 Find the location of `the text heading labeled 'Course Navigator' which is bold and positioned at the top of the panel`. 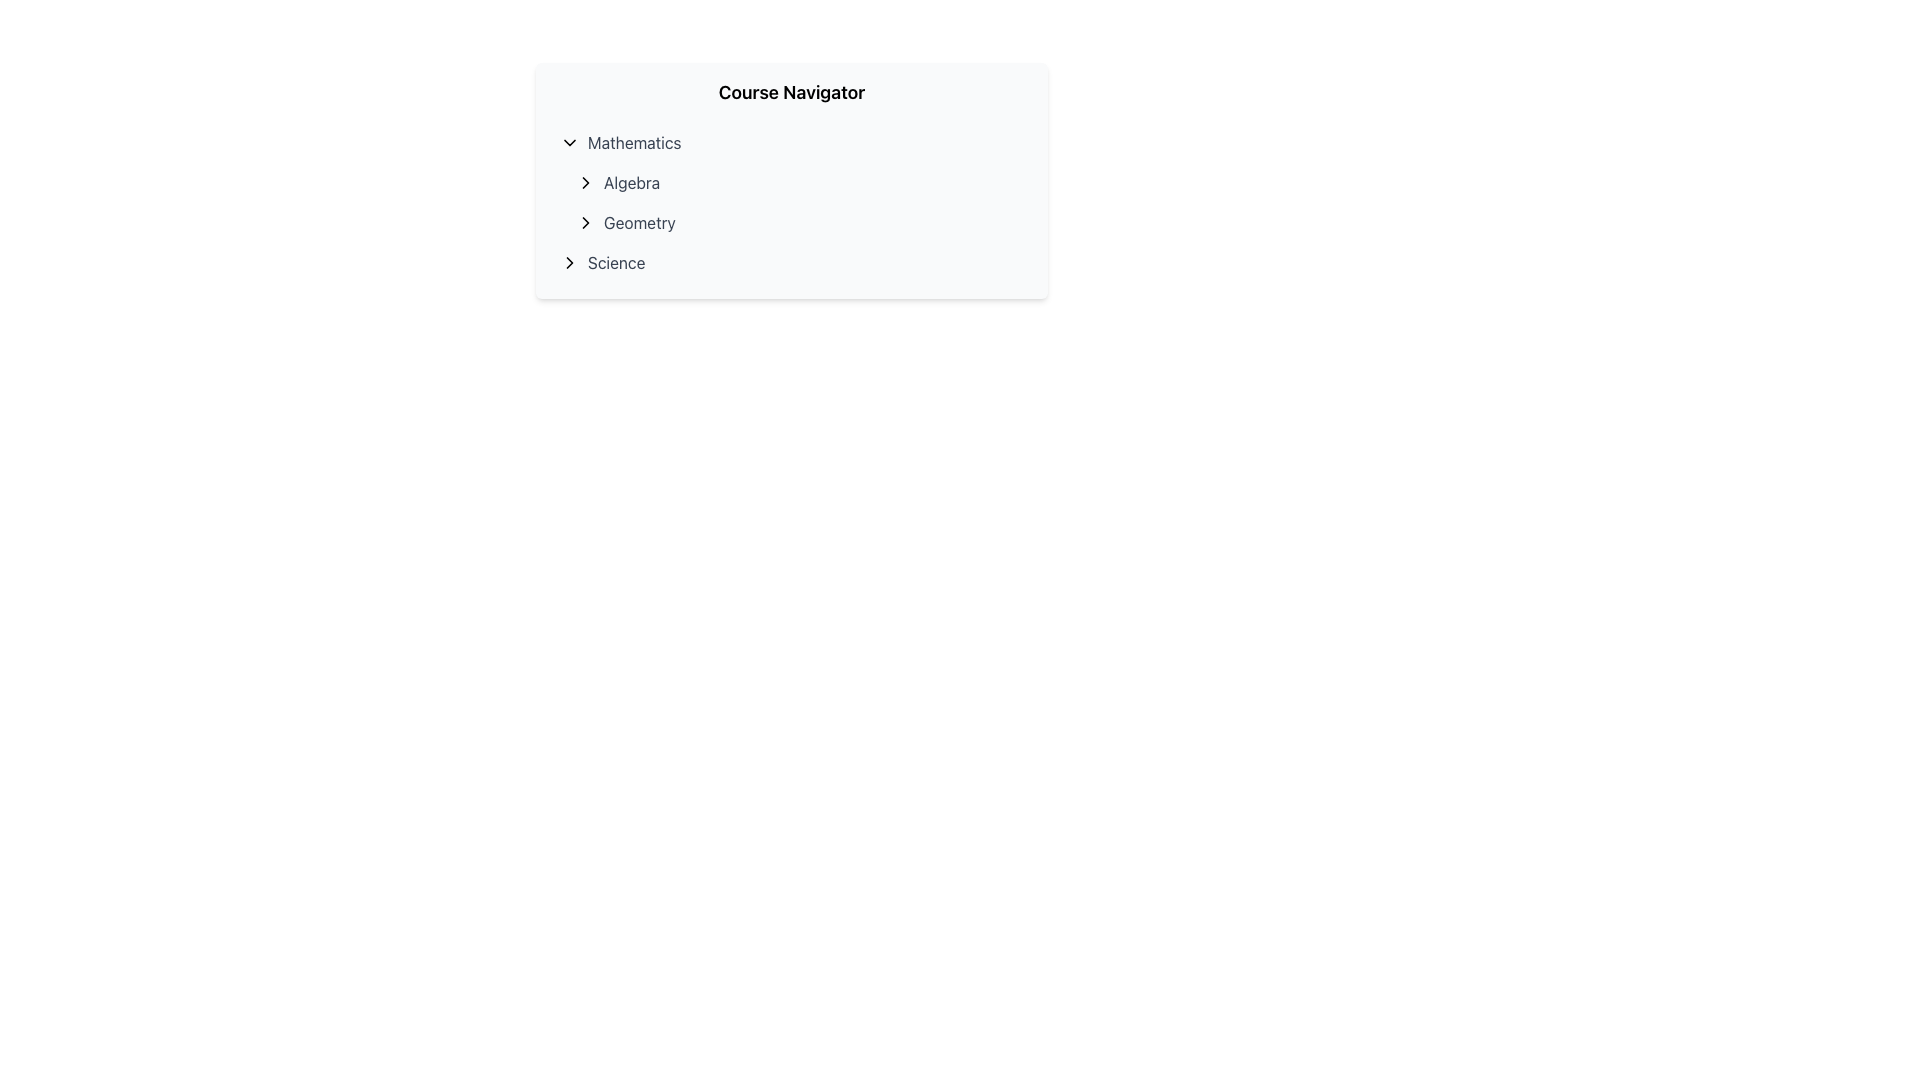

the text heading labeled 'Course Navigator' which is bold and positioned at the top of the panel is located at coordinates (791, 92).